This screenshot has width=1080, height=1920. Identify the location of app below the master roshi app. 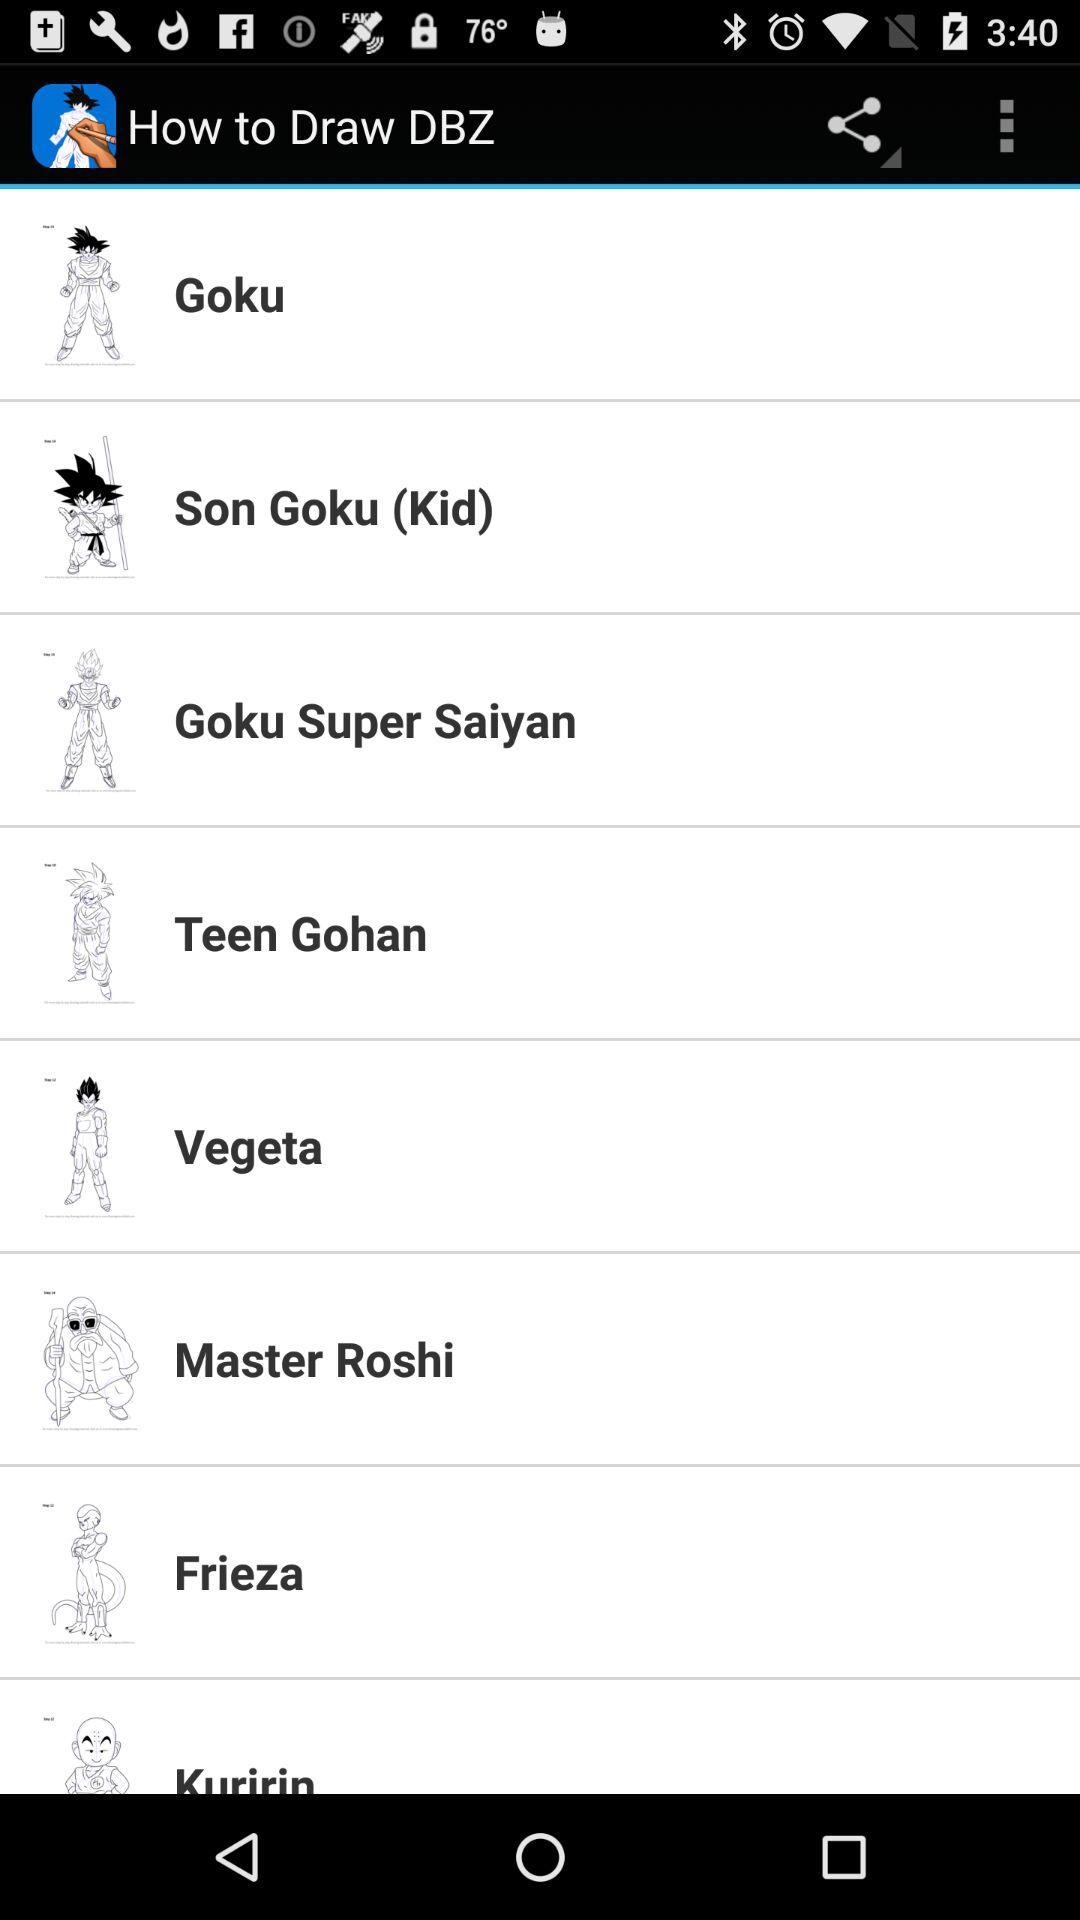
(613, 1570).